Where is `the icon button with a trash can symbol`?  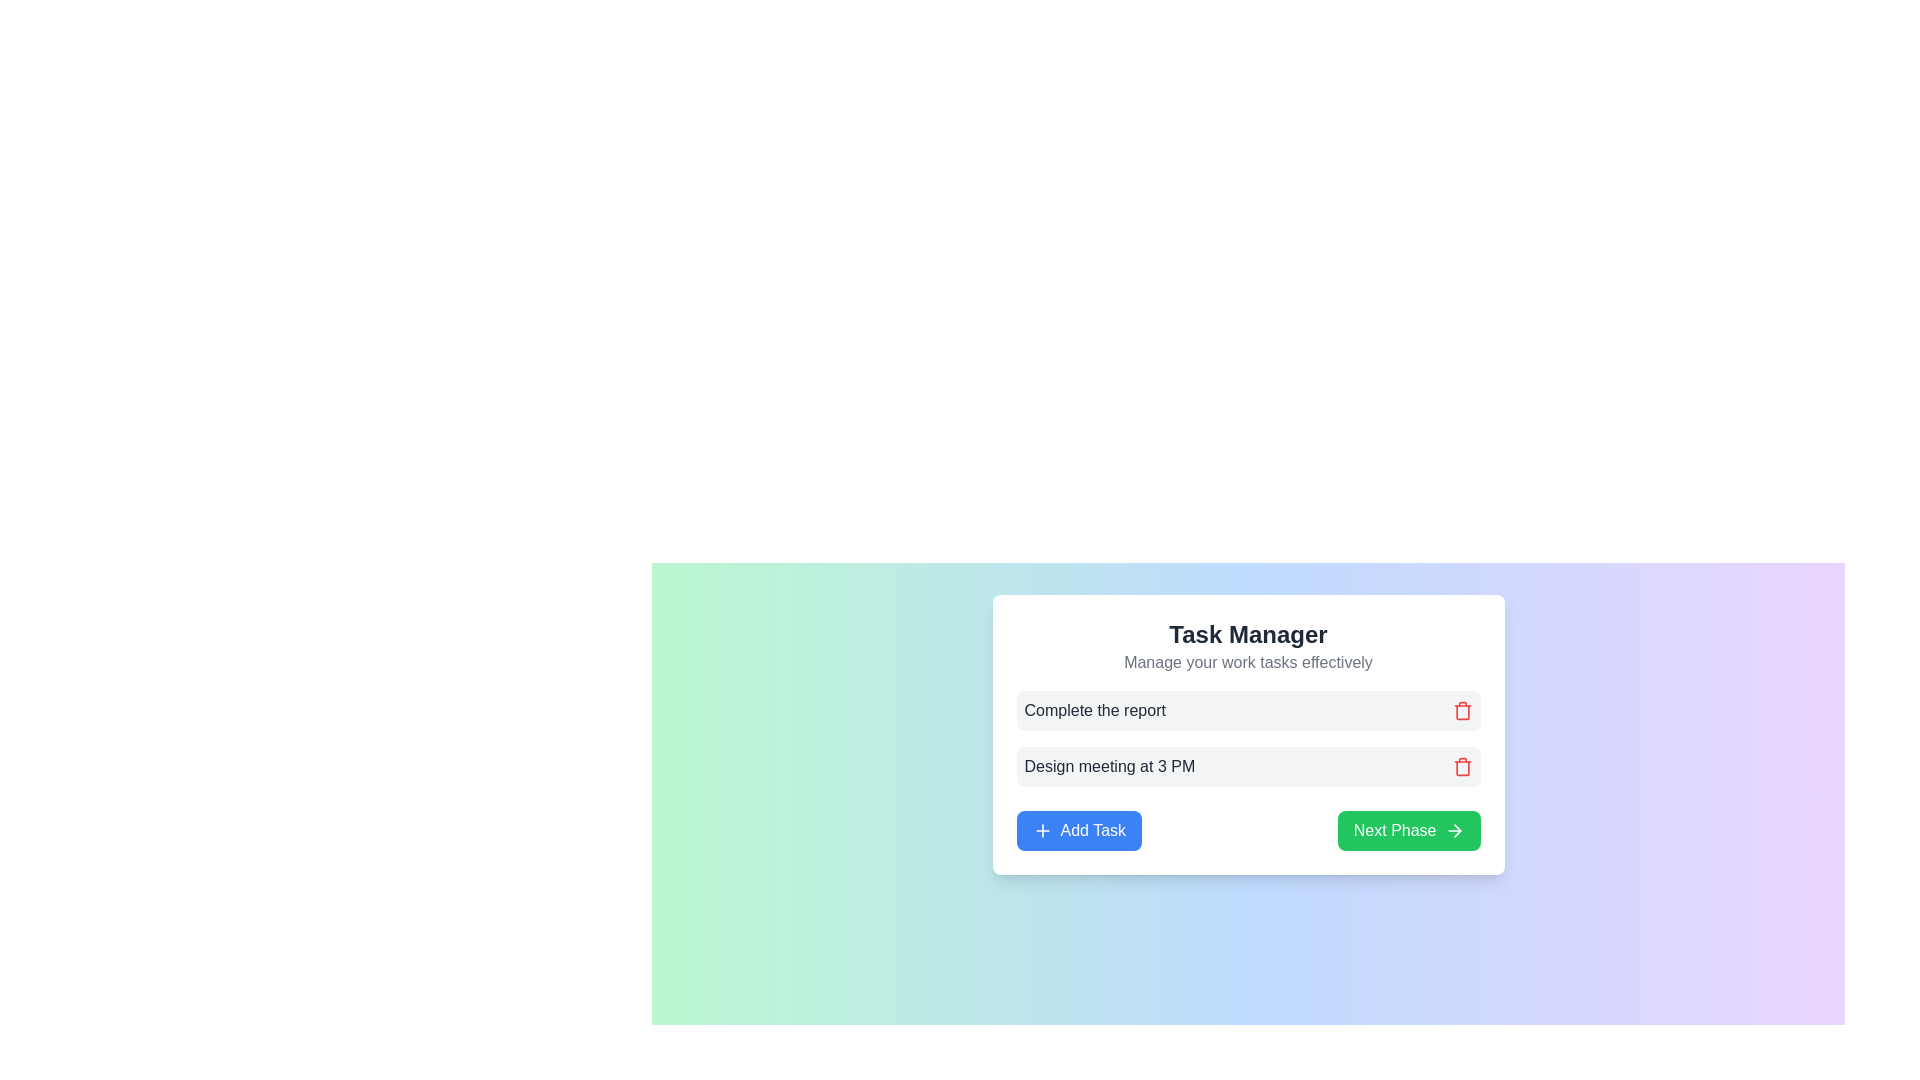 the icon button with a trash can symbol is located at coordinates (1462, 767).